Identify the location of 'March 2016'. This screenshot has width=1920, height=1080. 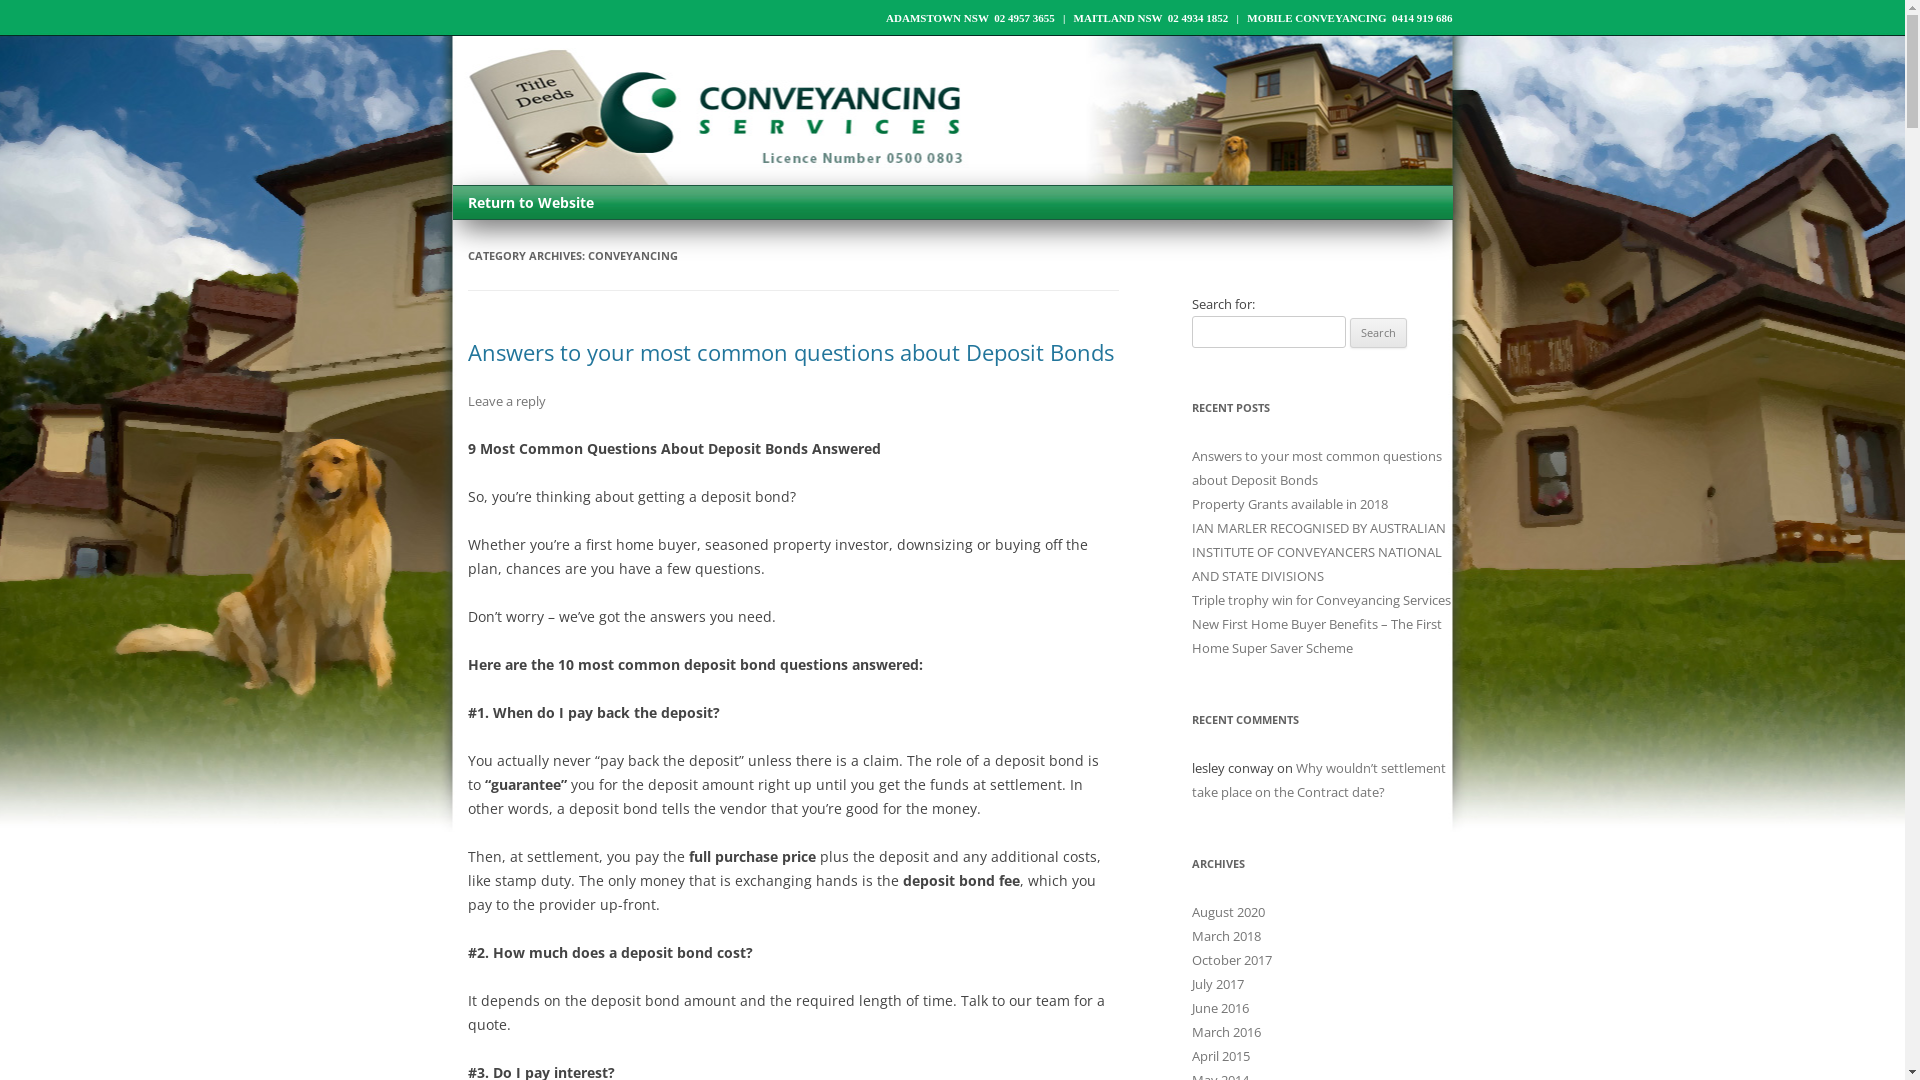
(1225, 1032).